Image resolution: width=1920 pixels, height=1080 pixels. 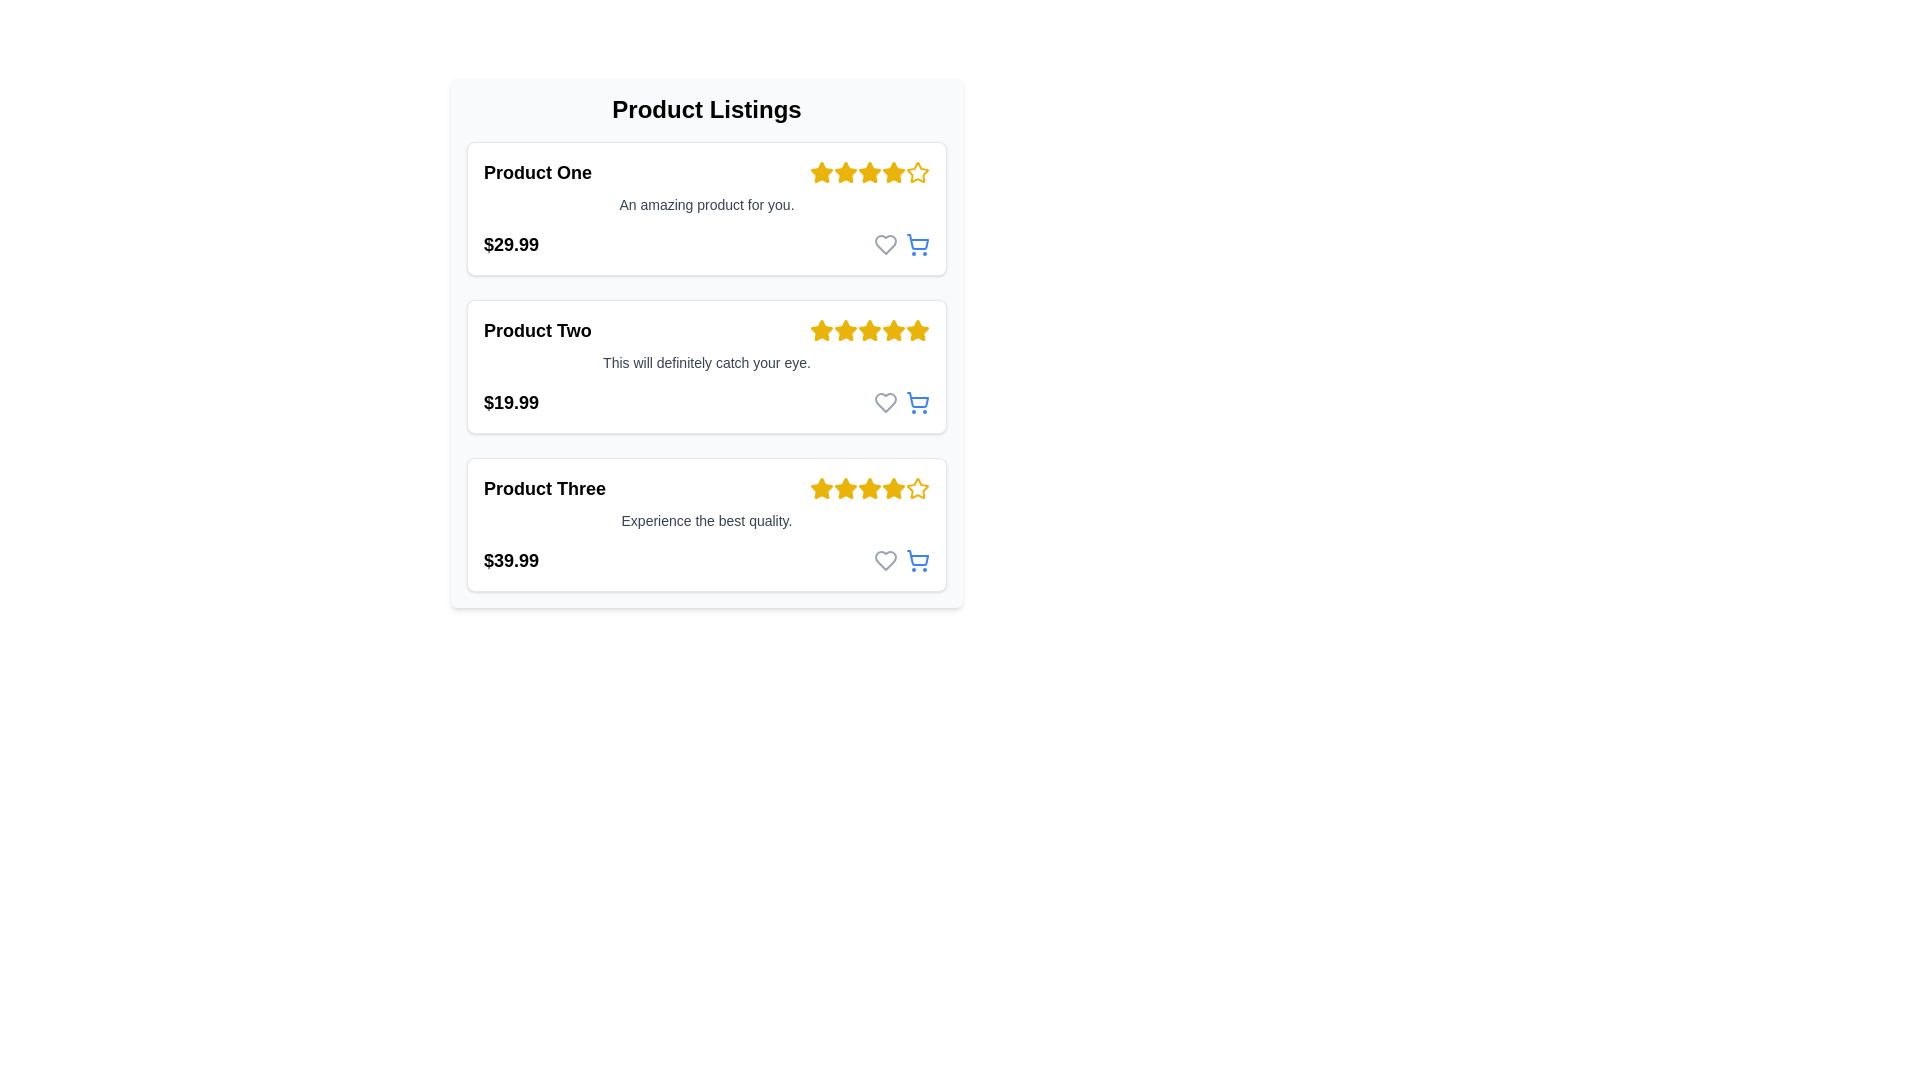 I want to click on the first star icon in the five-star rating system of 'Product One' card to indicate the rating visually, so click(x=821, y=172).